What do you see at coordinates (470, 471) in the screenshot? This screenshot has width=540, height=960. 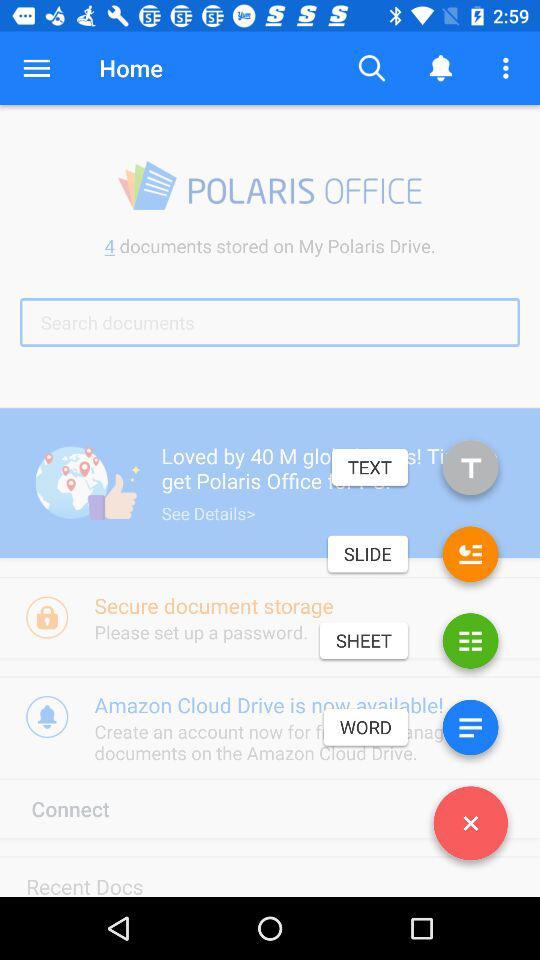 I see `text document` at bounding box center [470, 471].